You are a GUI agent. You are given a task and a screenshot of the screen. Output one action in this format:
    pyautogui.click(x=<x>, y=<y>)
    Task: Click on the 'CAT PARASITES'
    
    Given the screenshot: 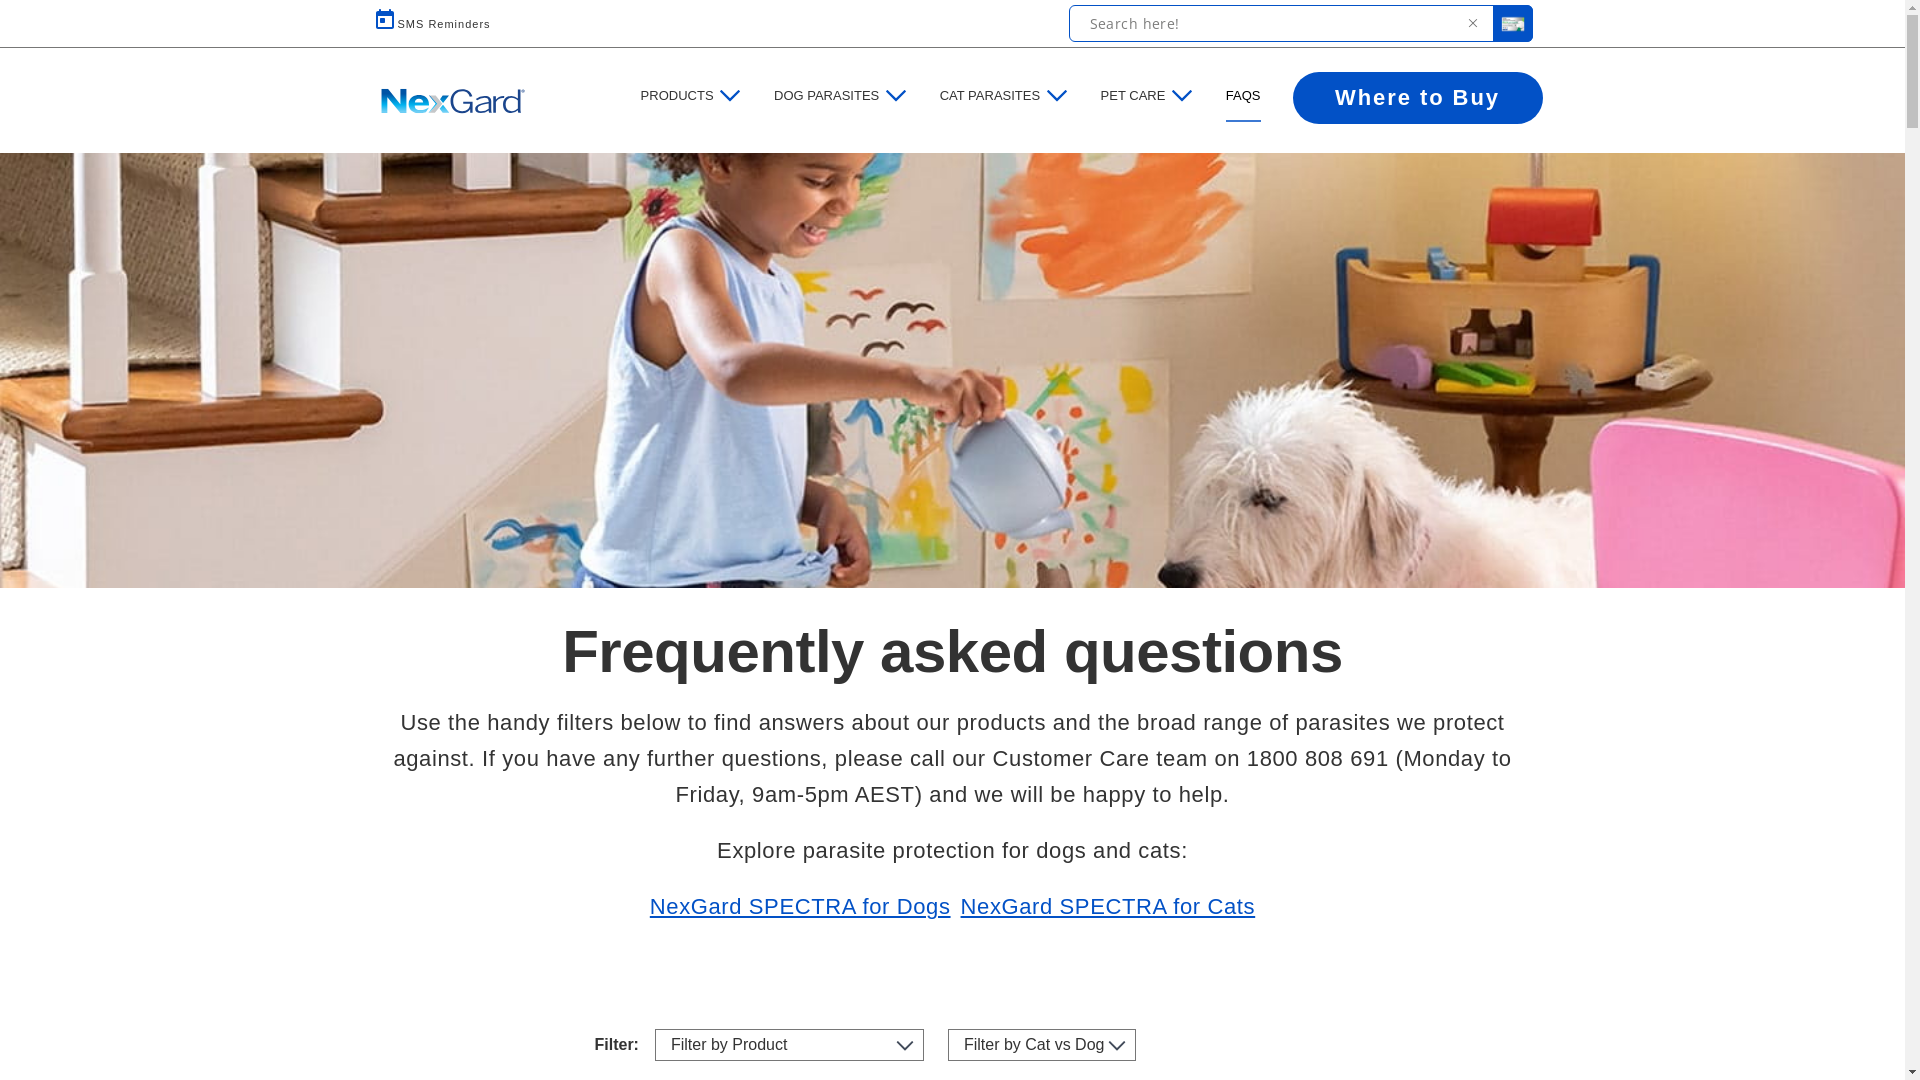 What is the action you would take?
    pyautogui.click(x=989, y=96)
    